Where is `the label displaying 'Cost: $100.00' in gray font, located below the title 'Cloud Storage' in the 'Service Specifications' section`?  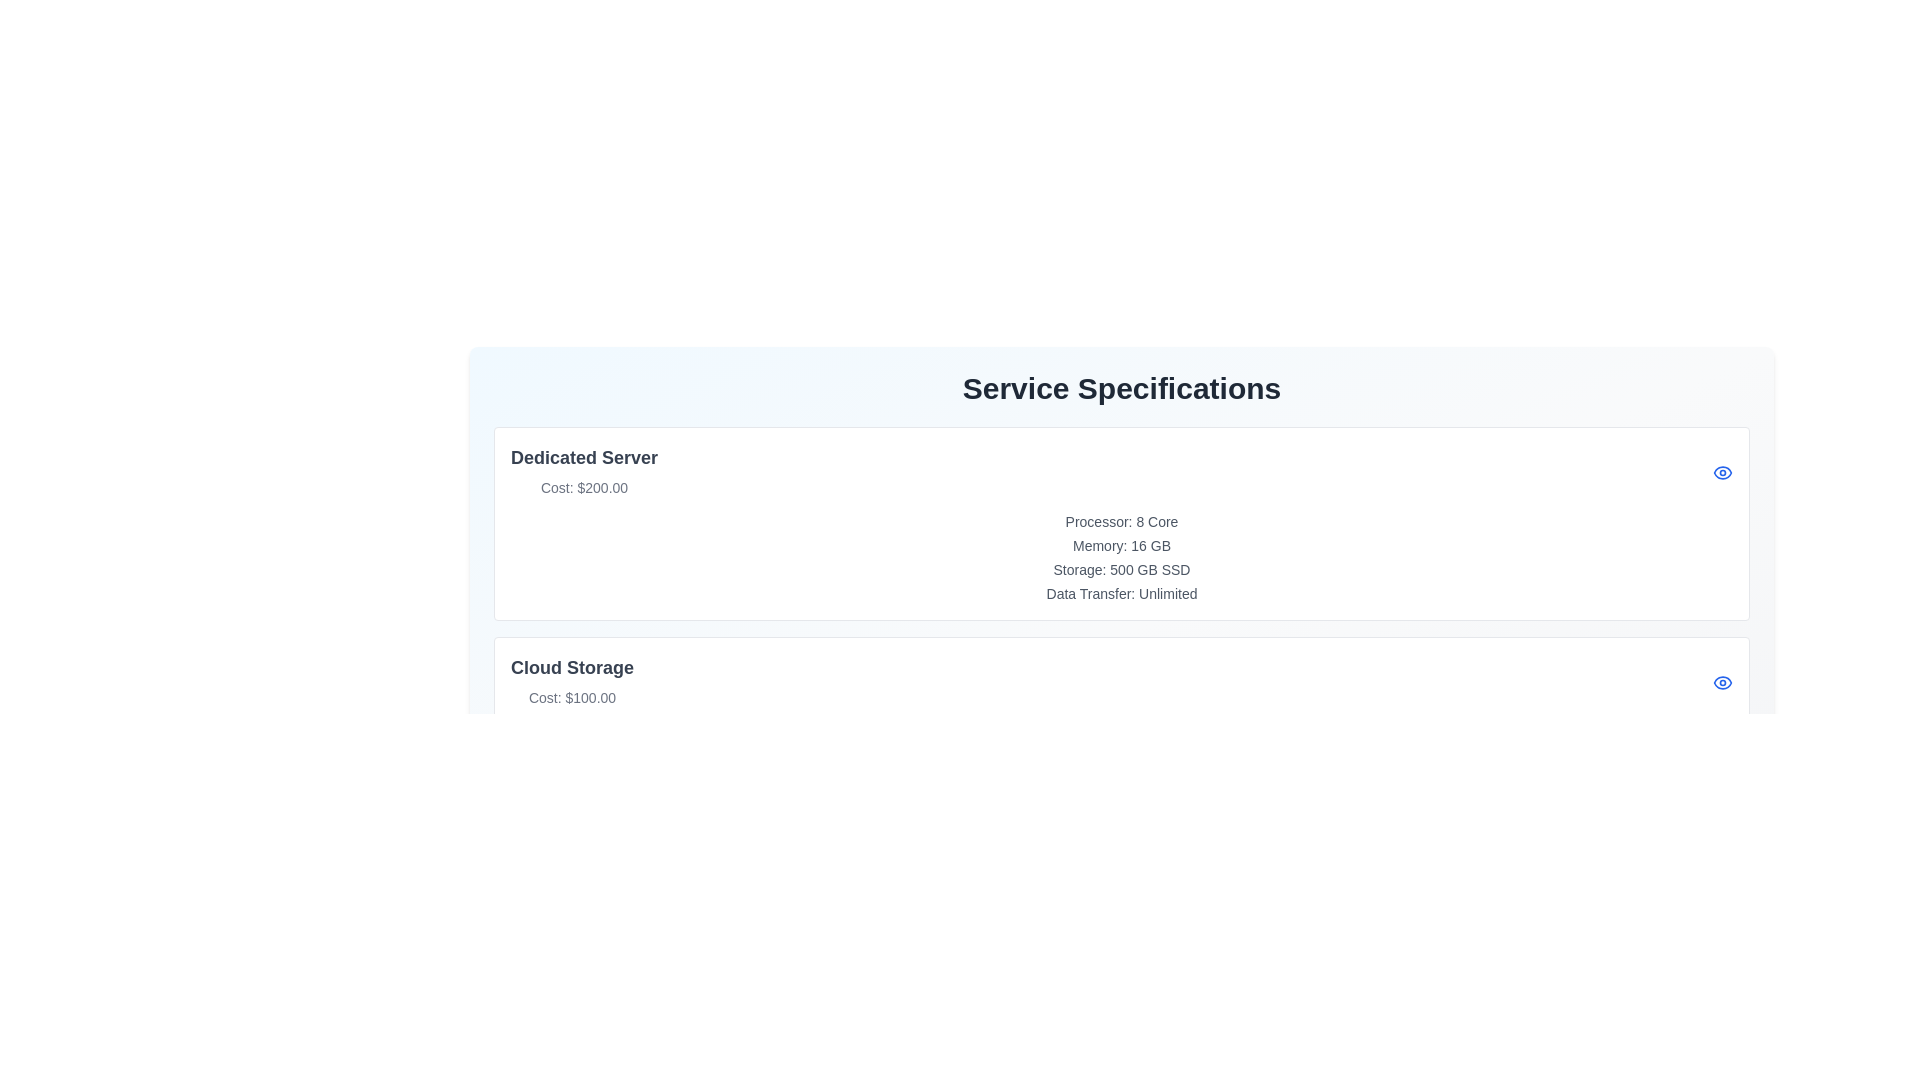 the label displaying 'Cost: $100.00' in gray font, located below the title 'Cloud Storage' in the 'Service Specifications' section is located at coordinates (571, 697).